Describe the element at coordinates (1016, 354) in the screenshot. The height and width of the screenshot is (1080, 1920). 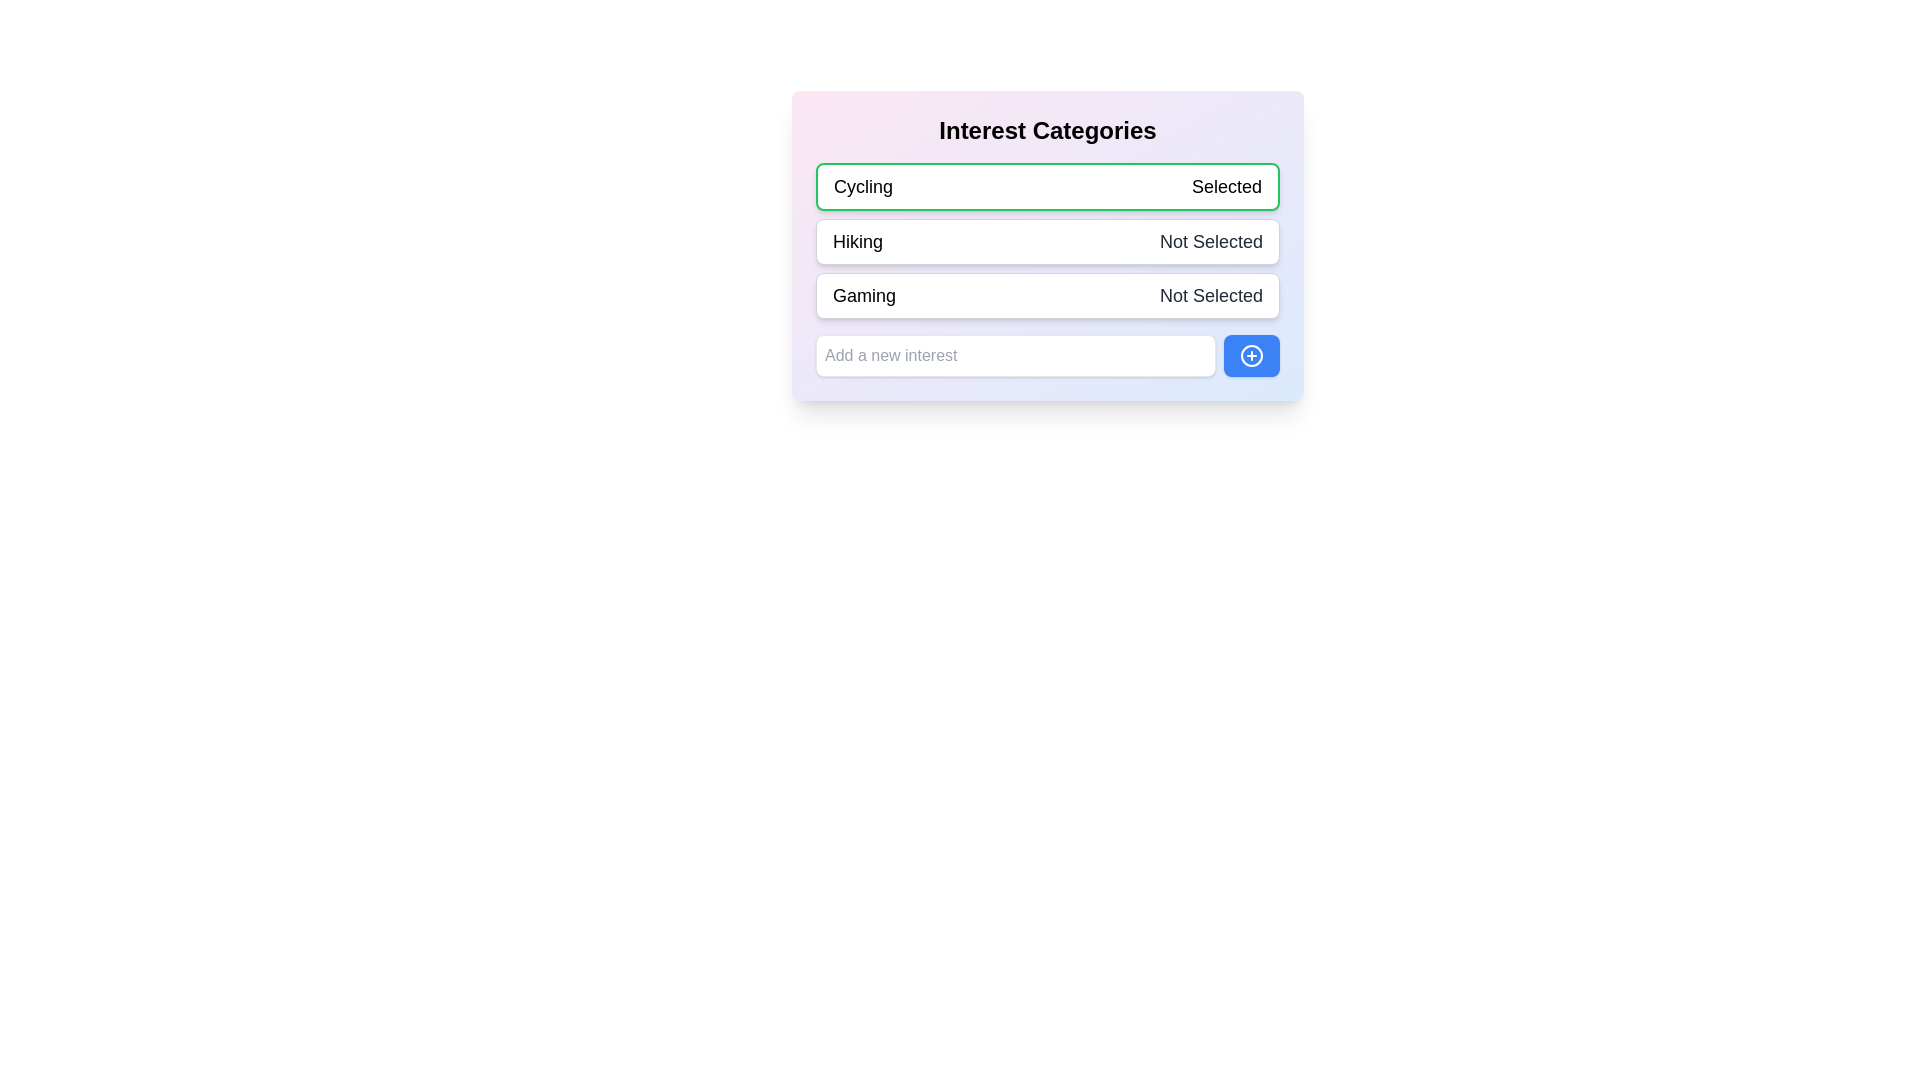
I see `the input field and type the desired text` at that location.